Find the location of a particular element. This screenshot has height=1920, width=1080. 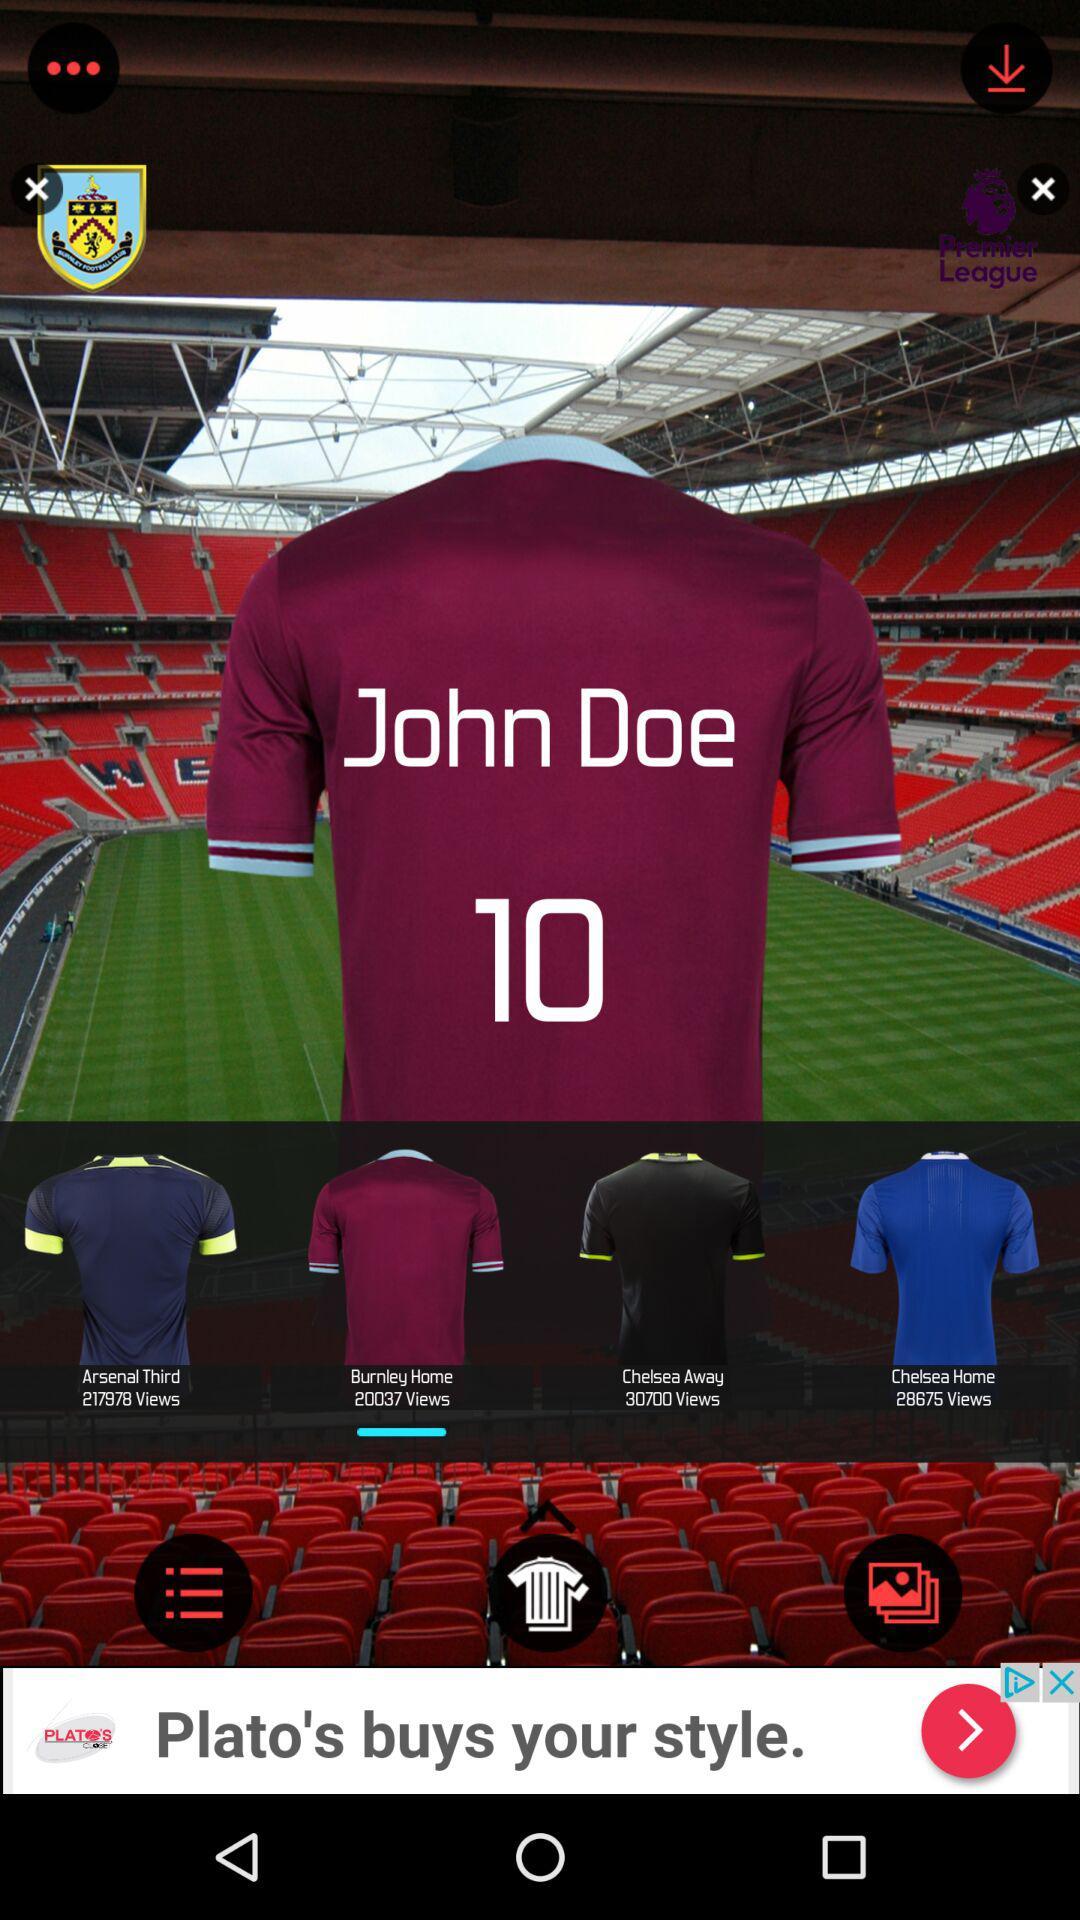

the file_download icon is located at coordinates (1006, 72).